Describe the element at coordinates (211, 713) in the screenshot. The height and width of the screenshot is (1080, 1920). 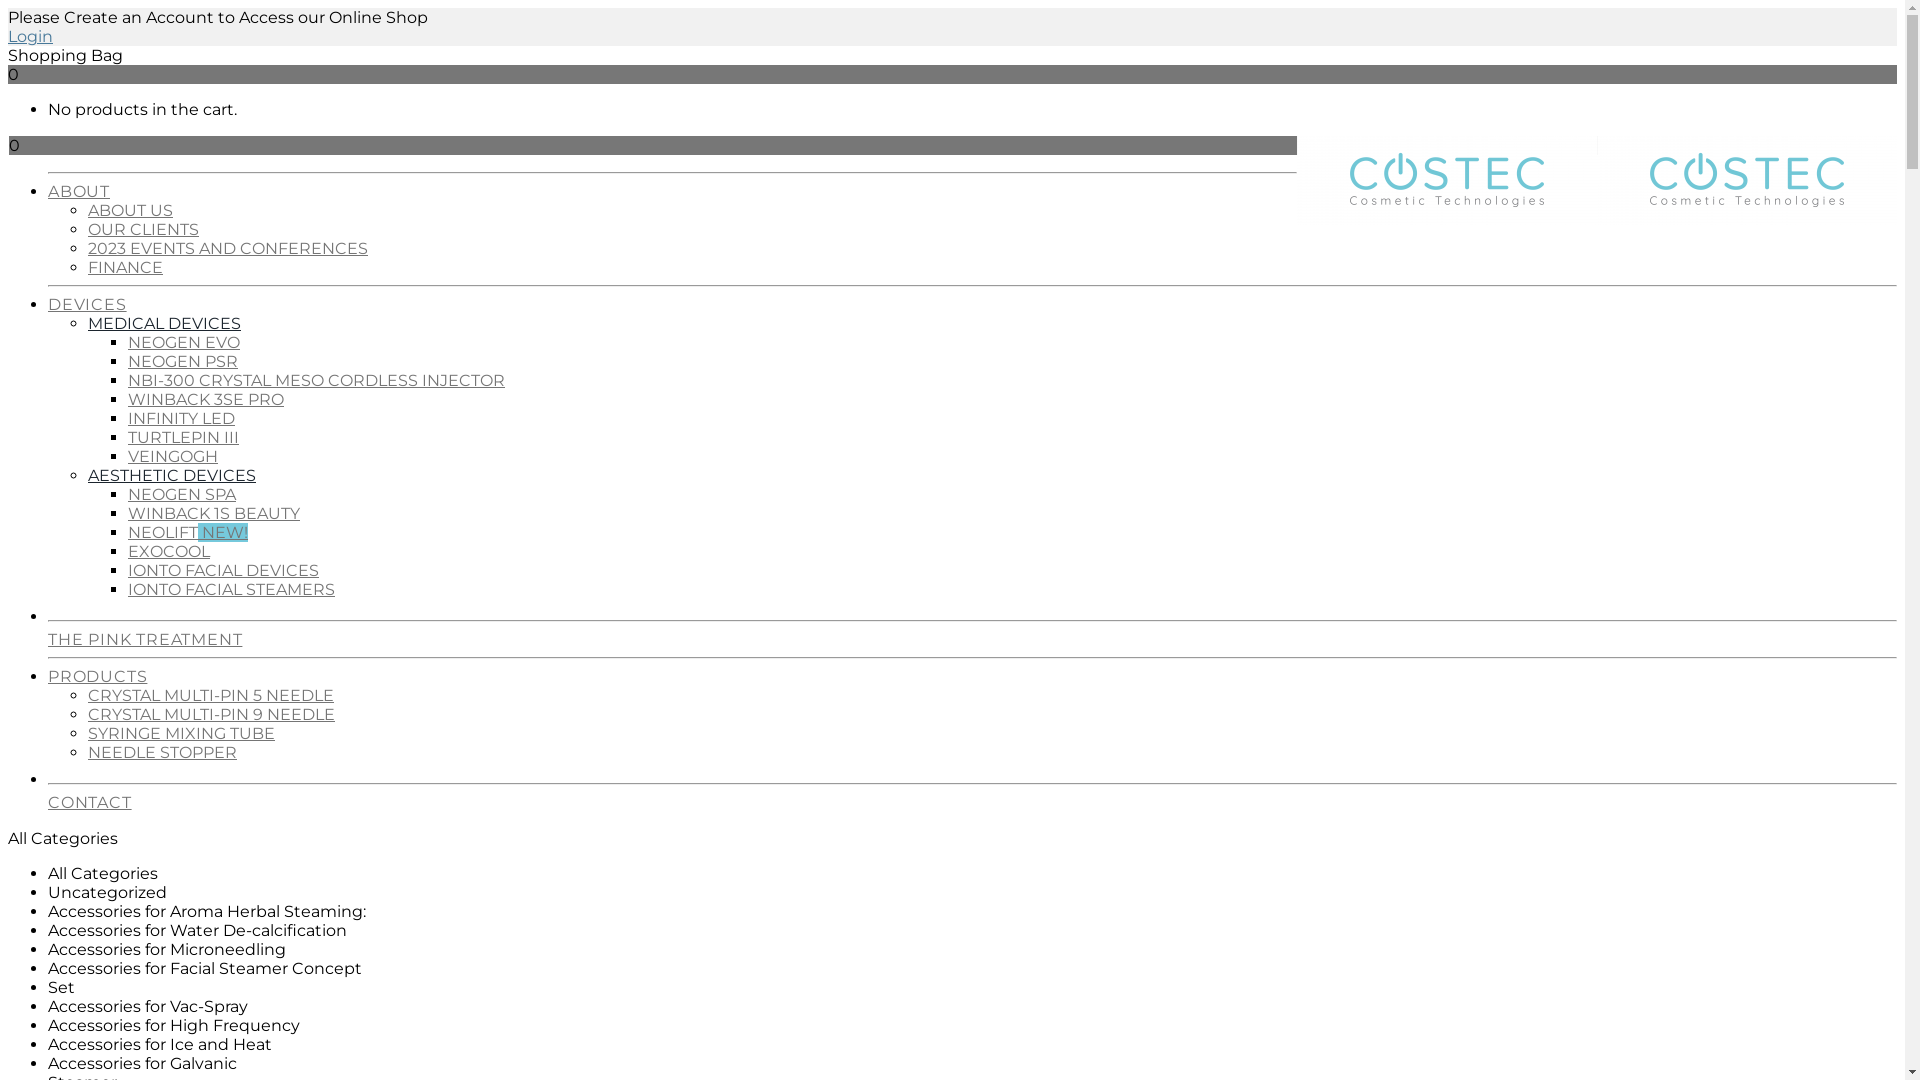
I see `'CRYSTAL MULTI-PIN 9 NEEDLE'` at that location.